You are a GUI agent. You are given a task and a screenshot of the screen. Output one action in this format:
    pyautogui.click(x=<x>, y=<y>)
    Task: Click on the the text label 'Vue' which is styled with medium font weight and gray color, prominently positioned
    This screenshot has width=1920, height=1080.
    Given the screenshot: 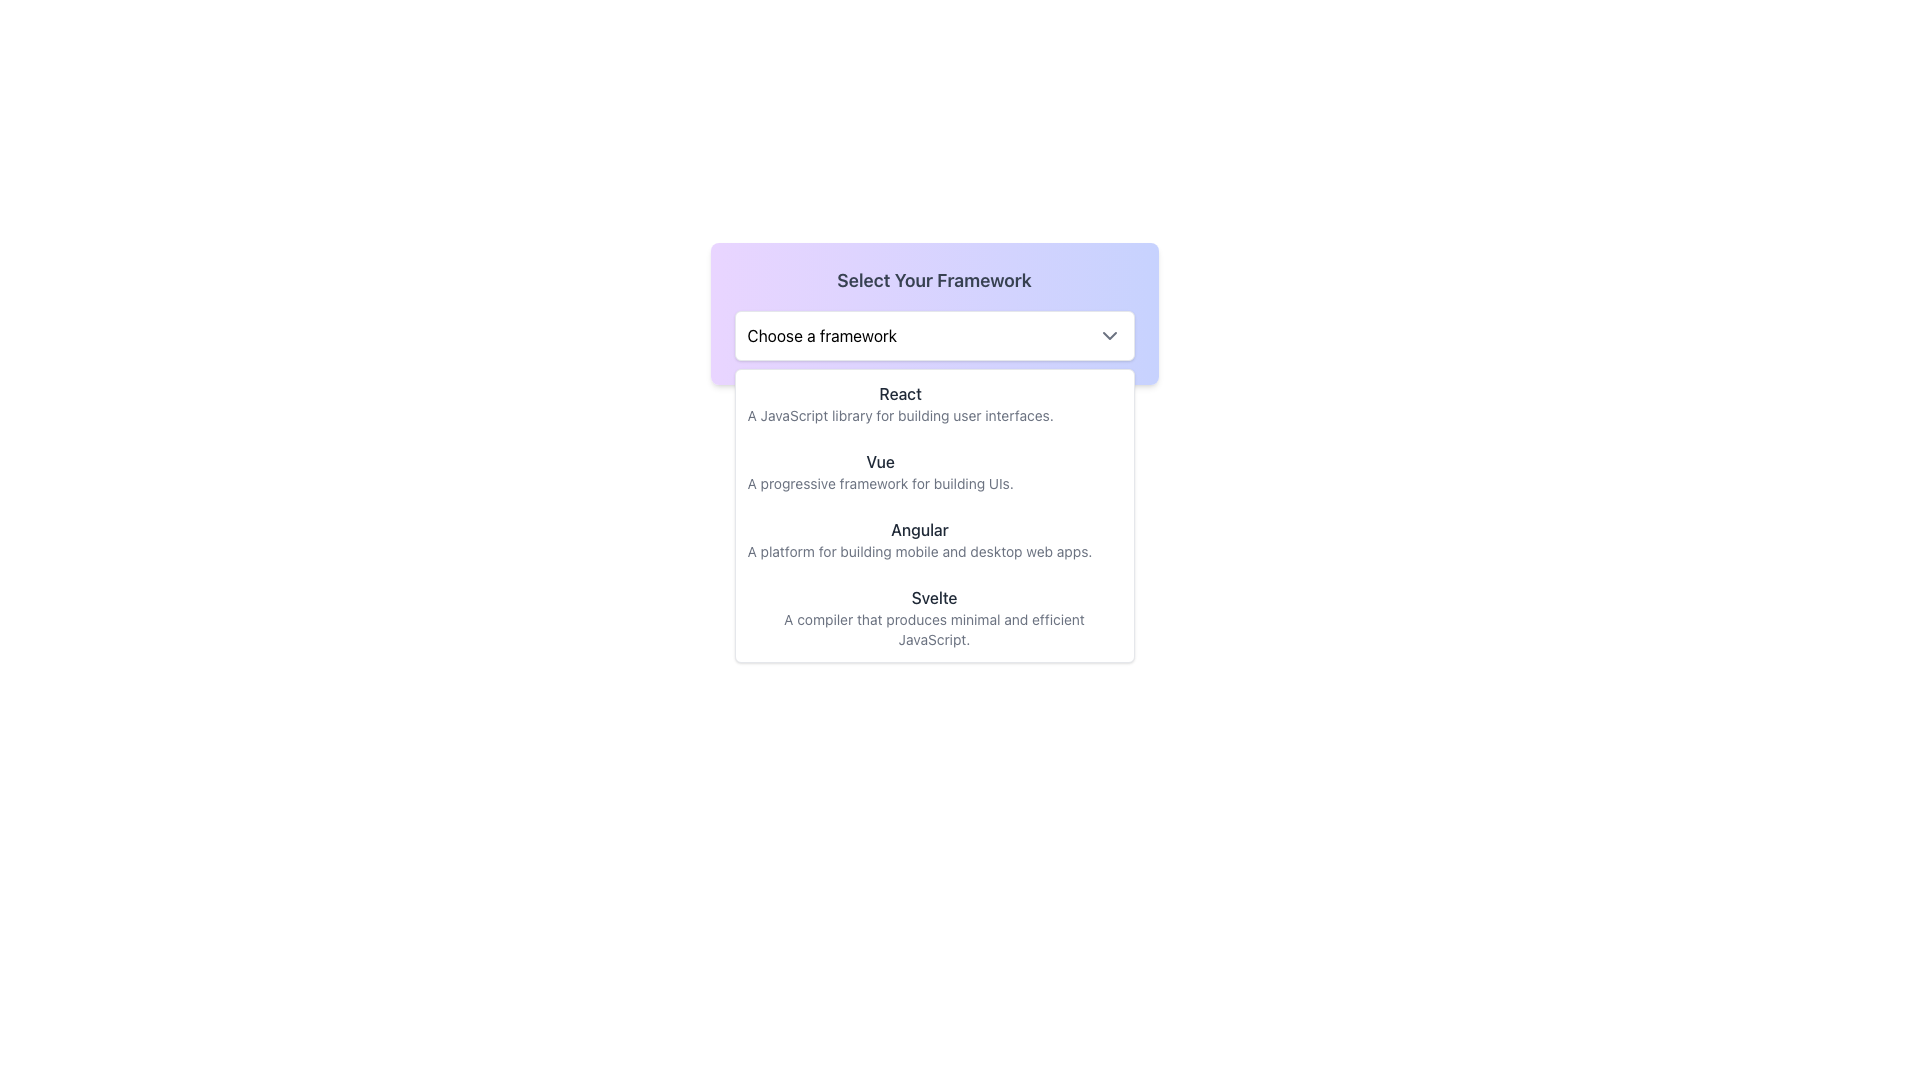 What is the action you would take?
    pyautogui.click(x=880, y=462)
    